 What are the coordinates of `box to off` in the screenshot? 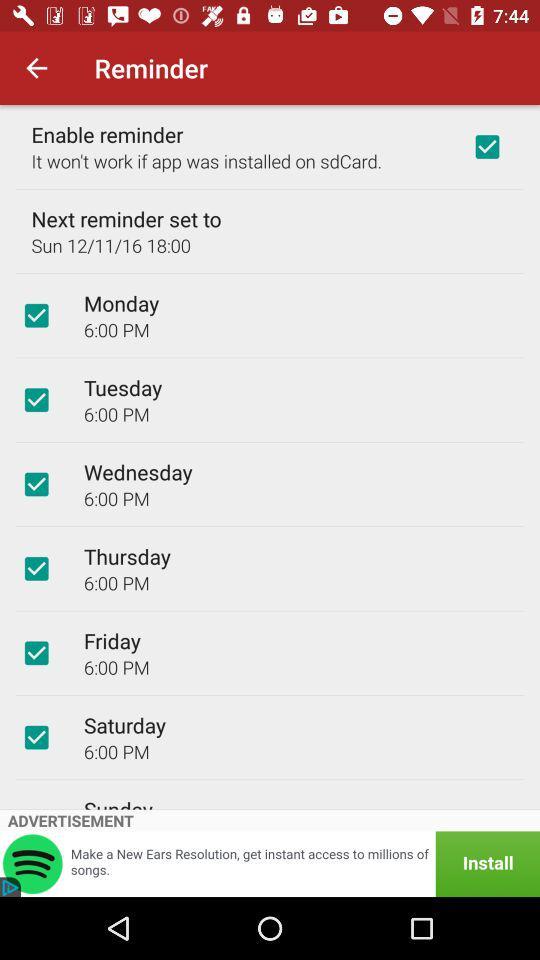 It's located at (36, 315).